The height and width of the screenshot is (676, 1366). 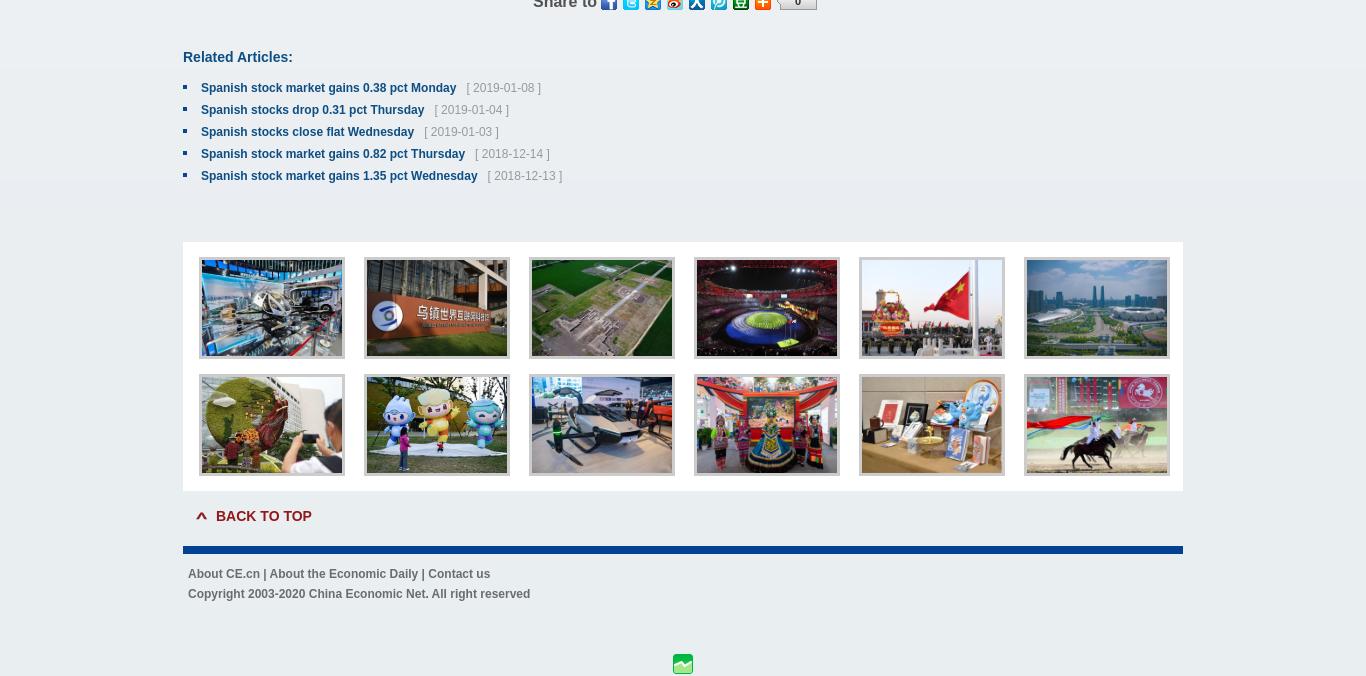 I want to click on 'BACK TO TOP', so click(x=263, y=514).